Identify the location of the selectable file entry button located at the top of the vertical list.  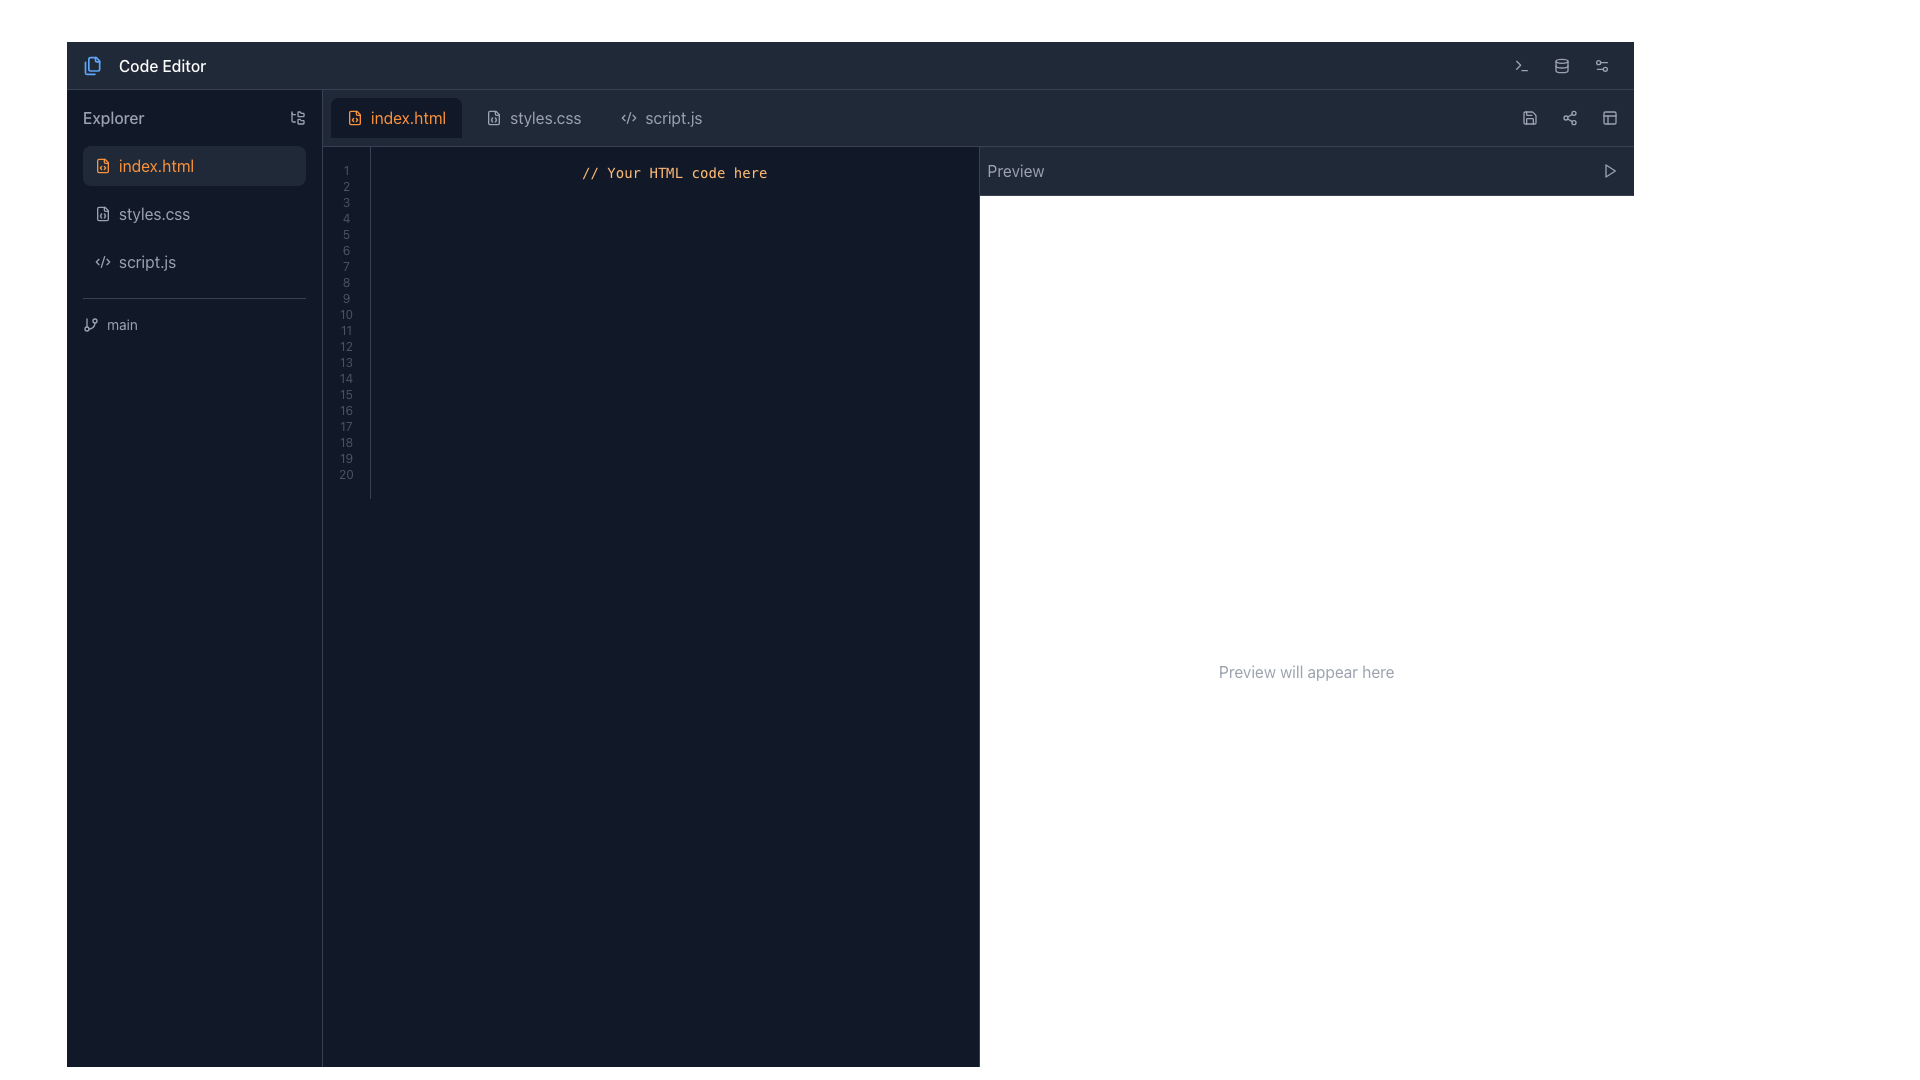
(194, 164).